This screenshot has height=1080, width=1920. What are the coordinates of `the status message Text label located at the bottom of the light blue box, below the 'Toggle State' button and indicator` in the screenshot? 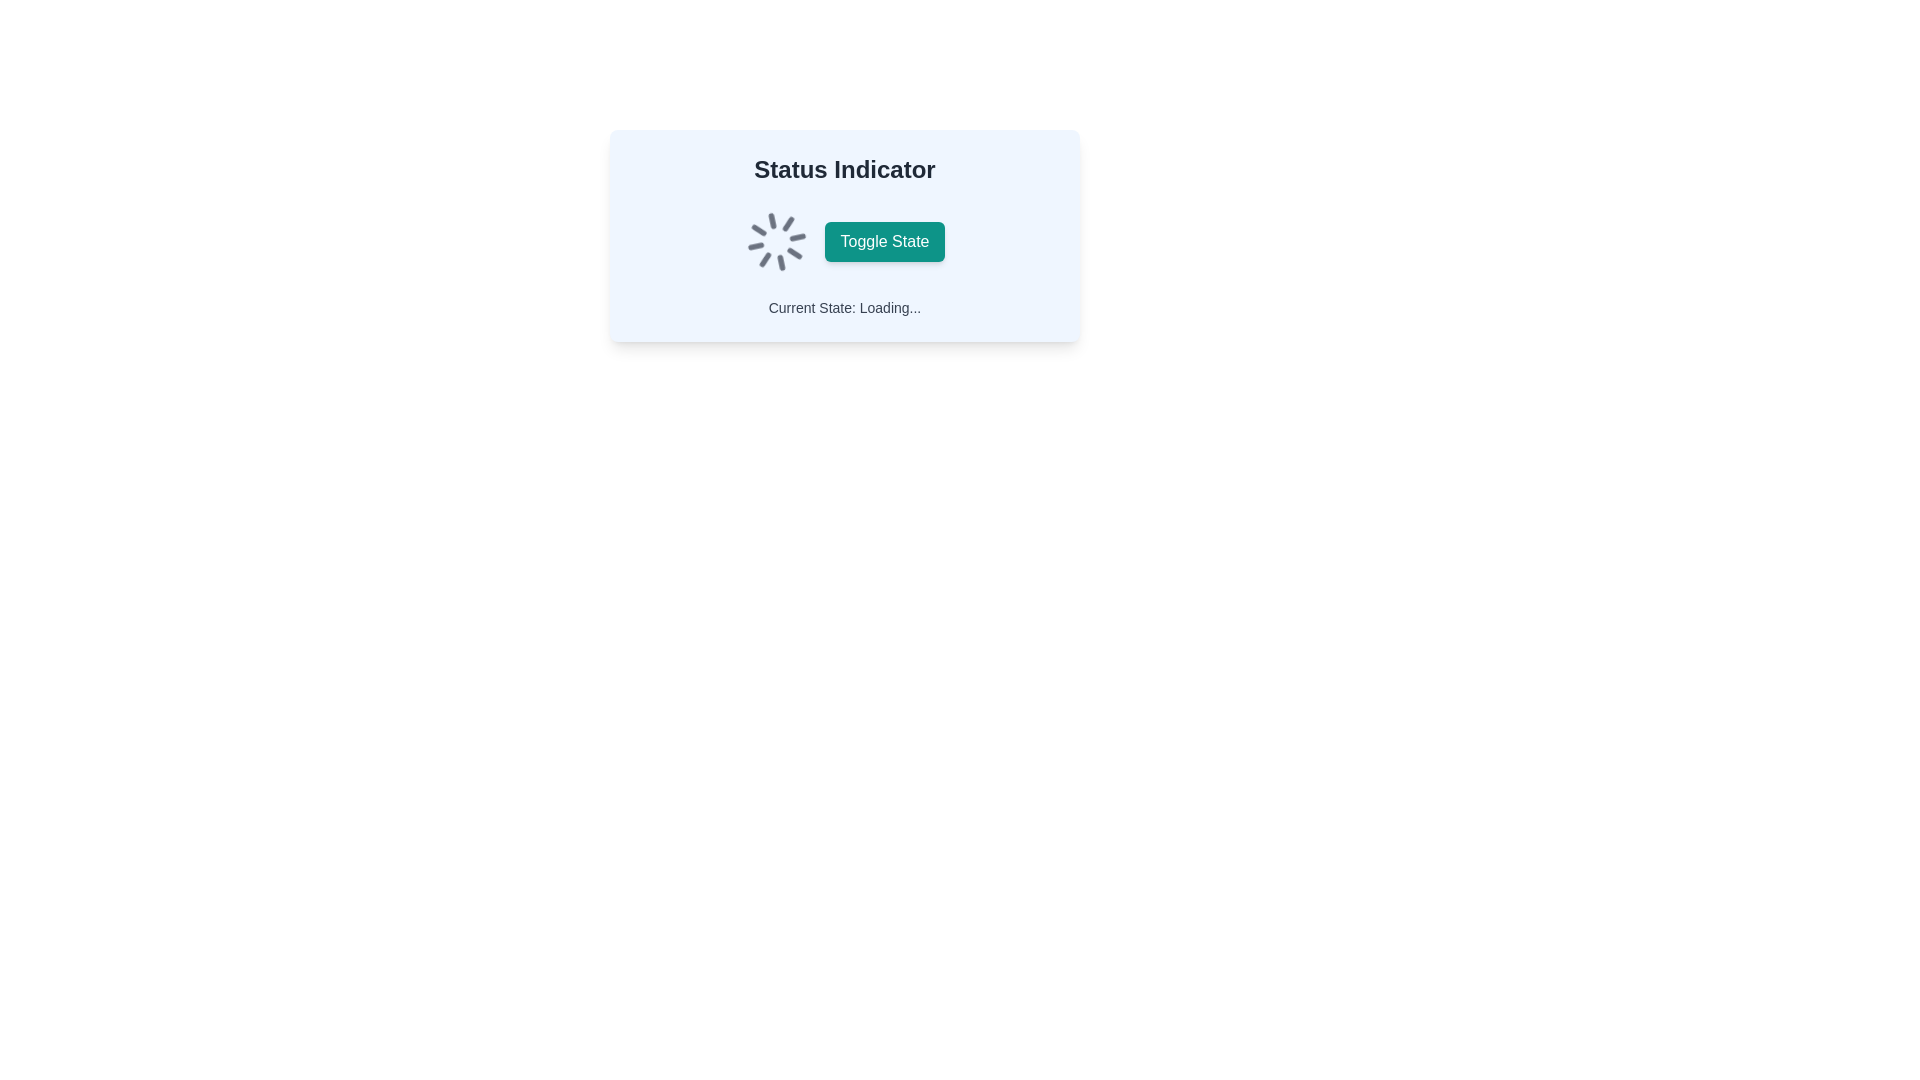 It's located at (844, 308).